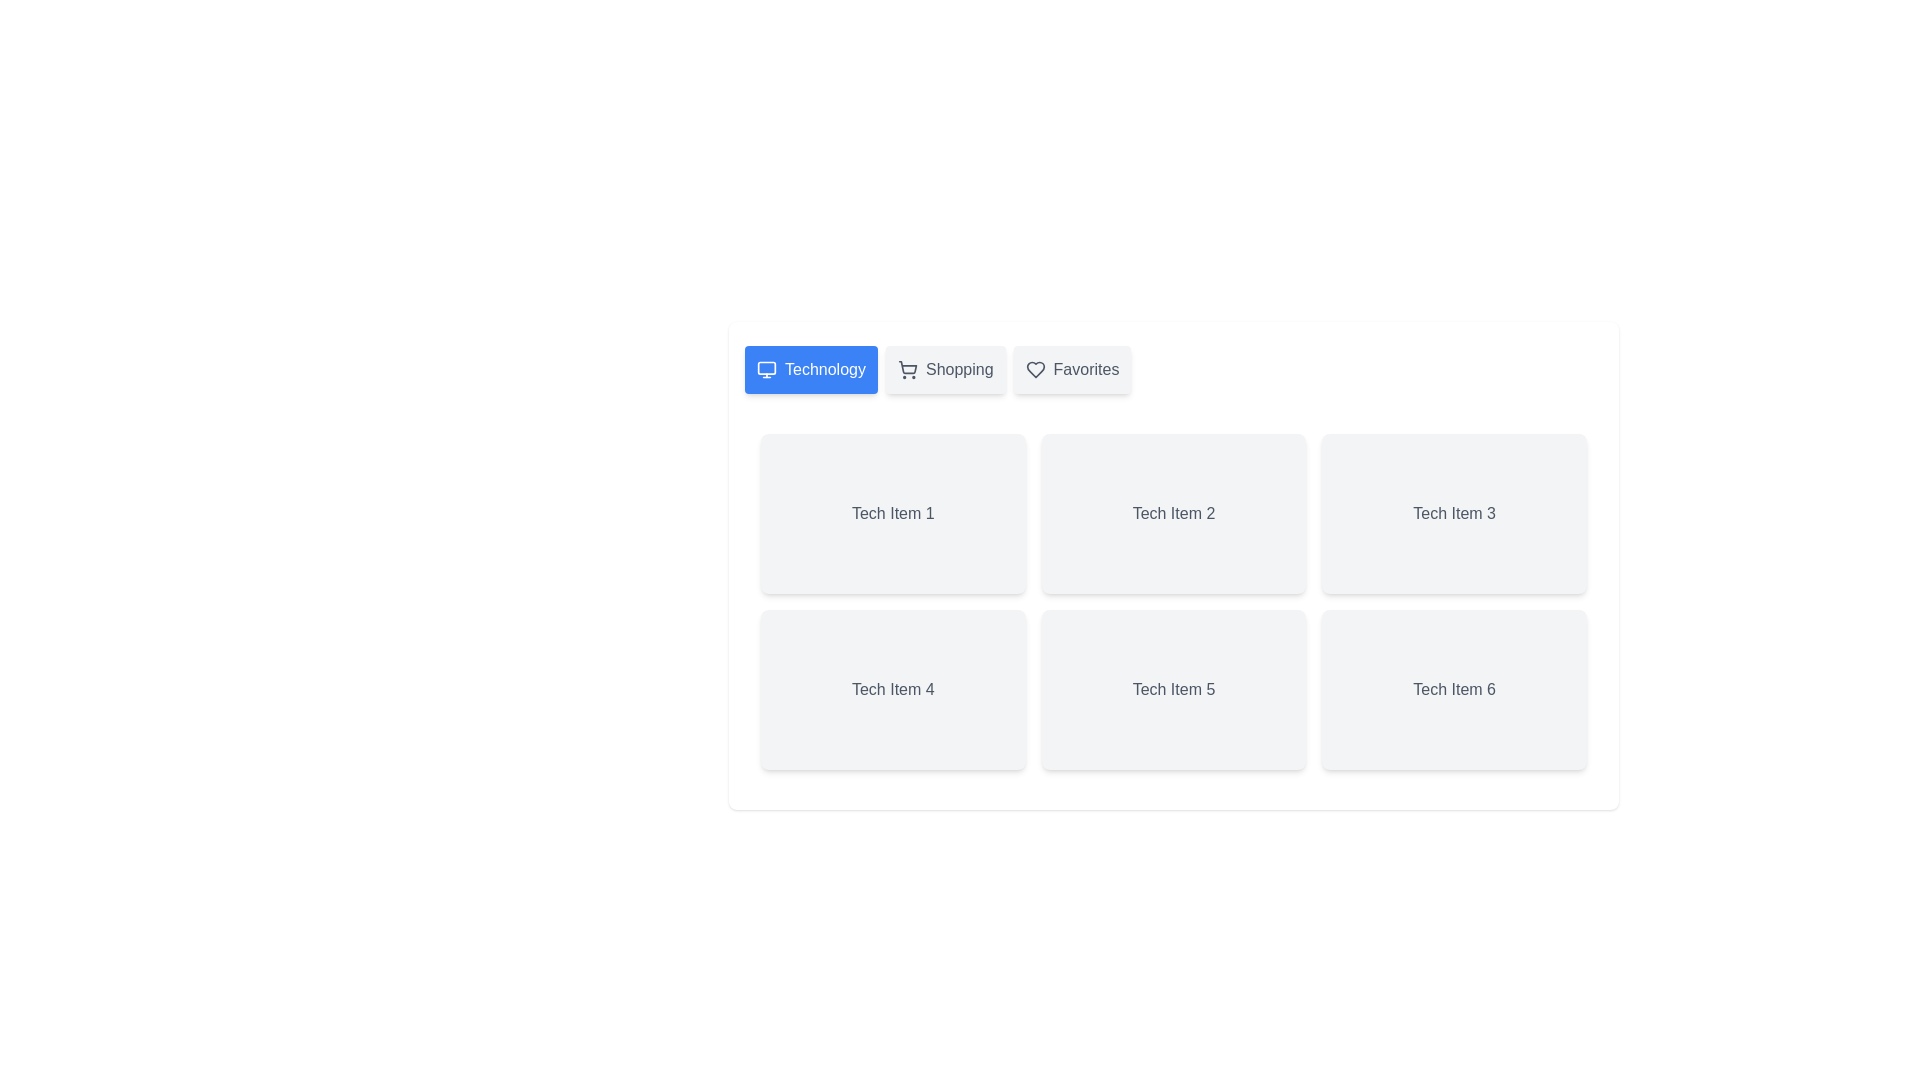 The width and height of the screenshot is (1920, 1080). What do you see at coordinates (891, 512) in the screenshot?
I see `the item labeled Tech Item 1 within the active tab` at bounding box center [891, 512].